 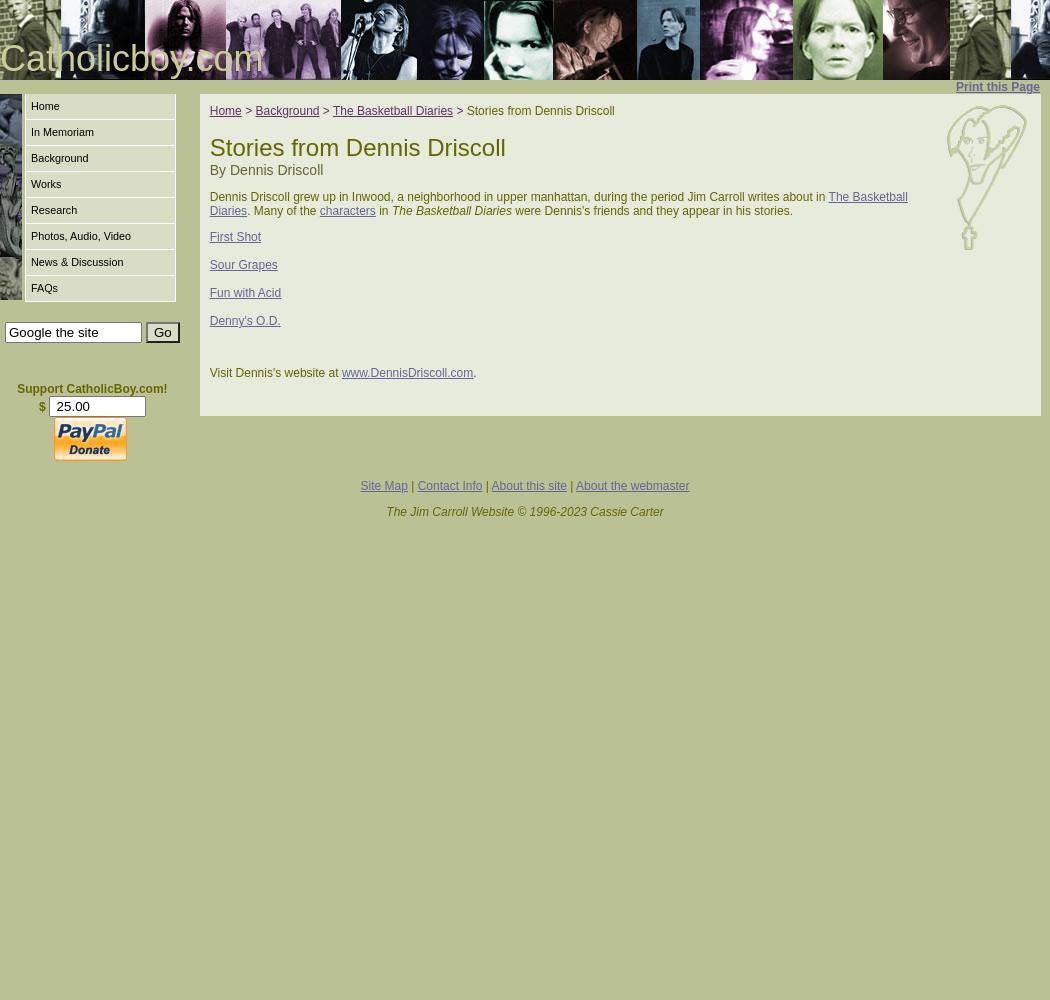 What do you see at coordinates (285, 110) in the screenshot?
I see `'Background'` at bounding box center [285, 110].